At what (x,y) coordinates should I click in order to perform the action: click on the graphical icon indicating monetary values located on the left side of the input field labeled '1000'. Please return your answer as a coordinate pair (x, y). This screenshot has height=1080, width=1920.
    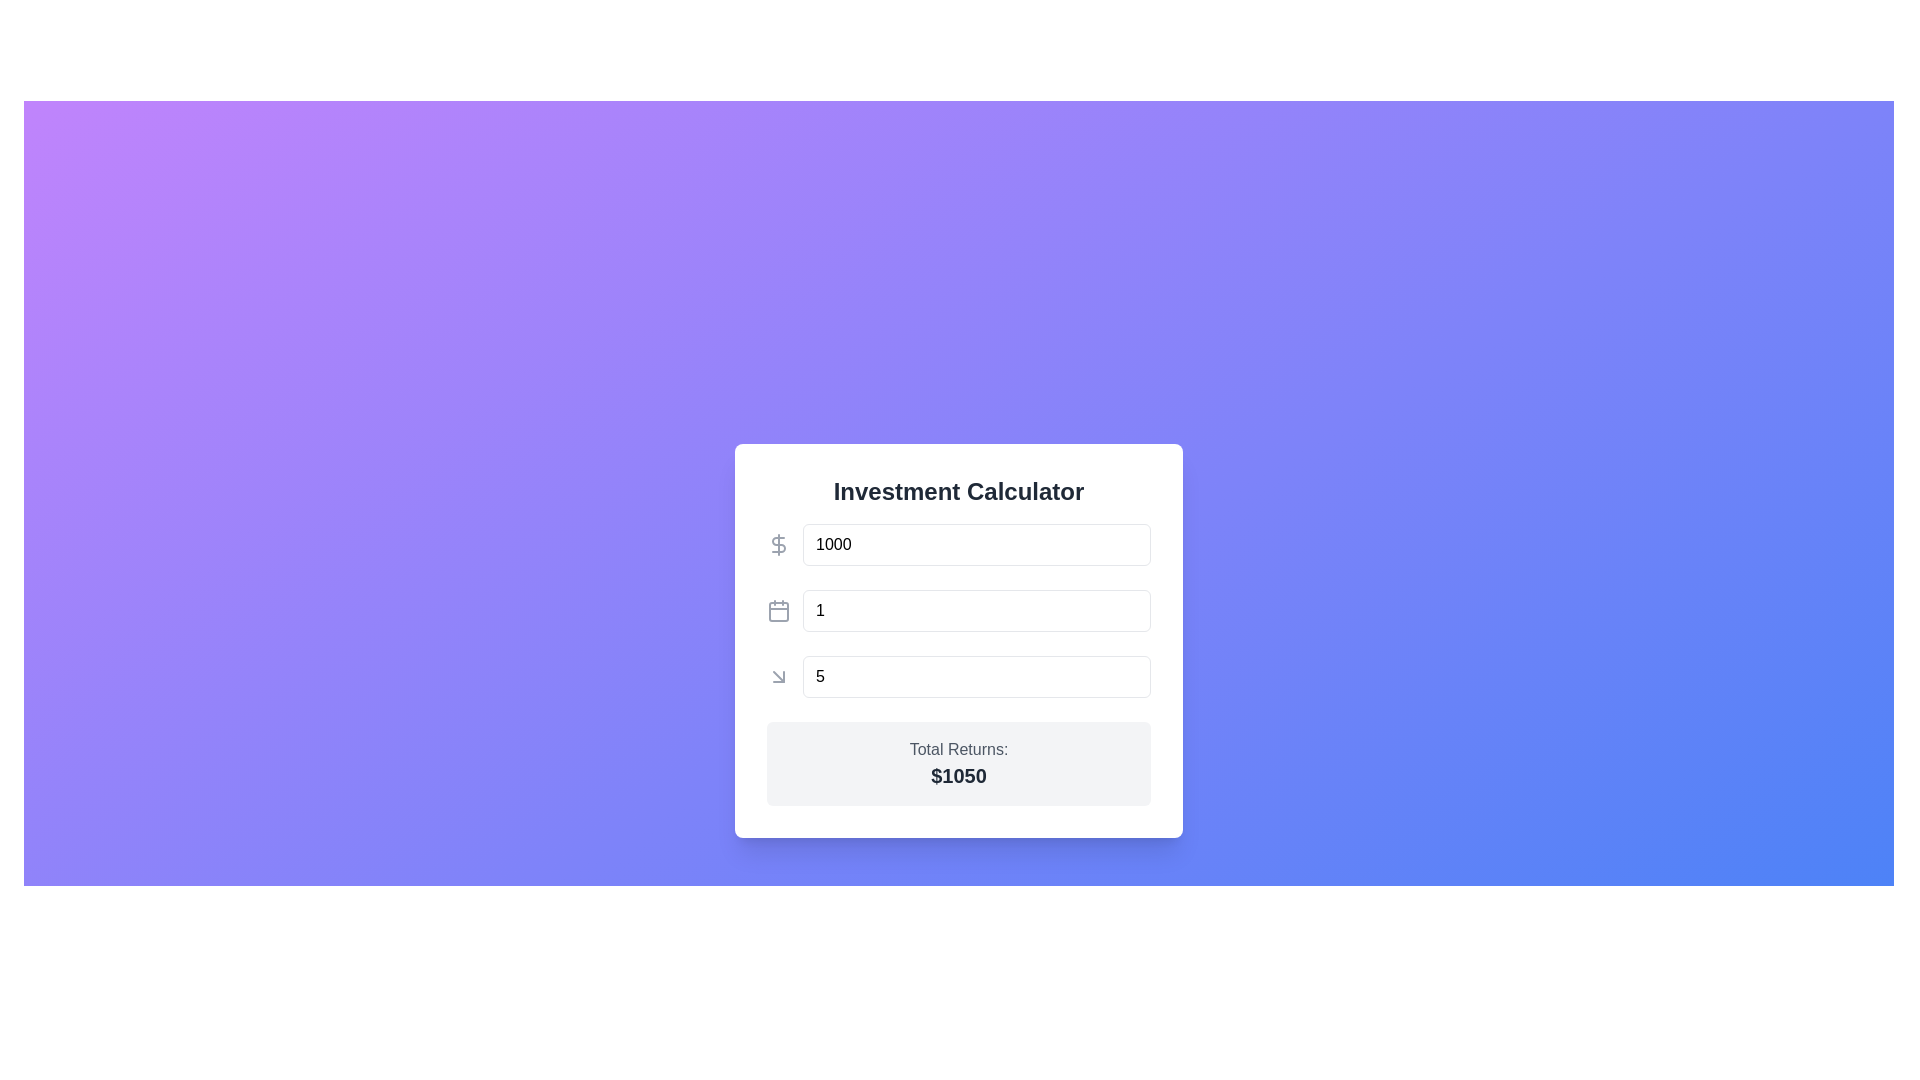
    Looking at the image, I should click on (777, 544).